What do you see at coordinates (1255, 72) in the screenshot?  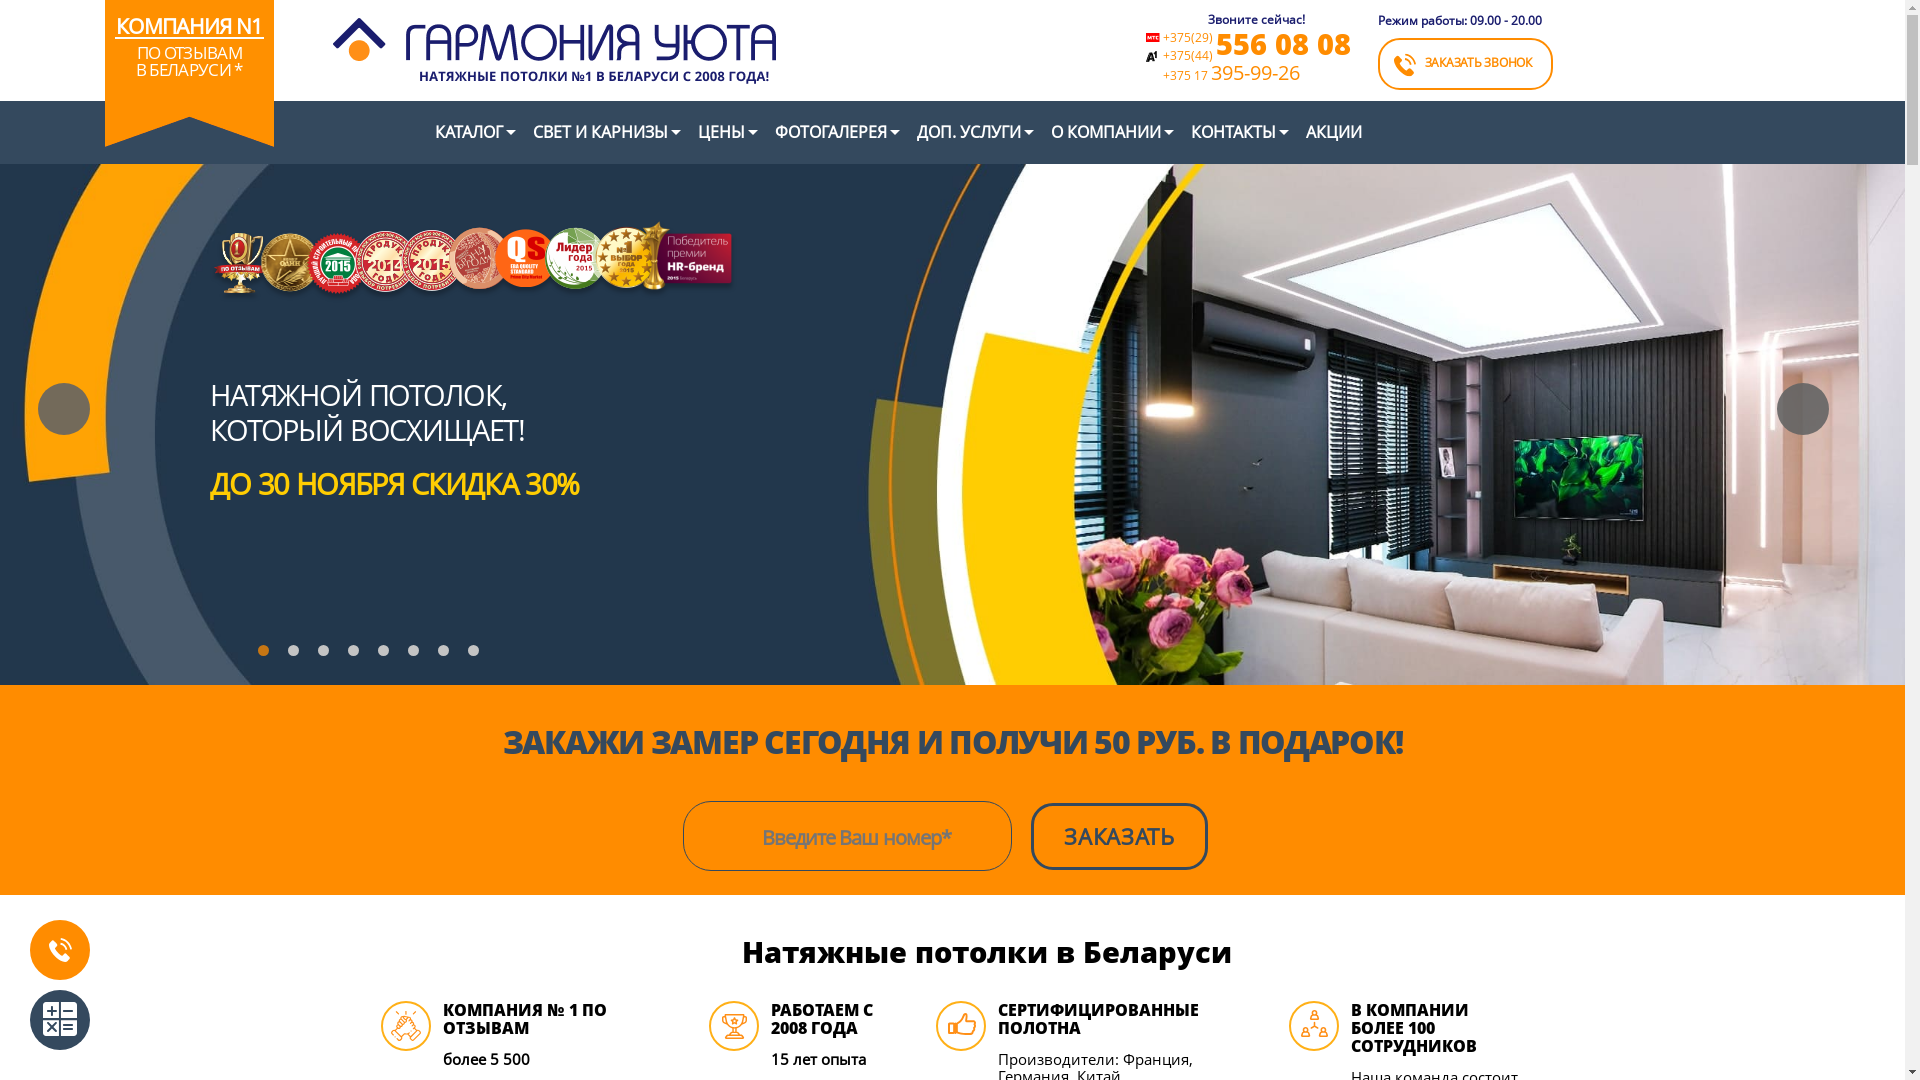 I see `'+375 17395-99-26'` at bounding box center [1255, 72].